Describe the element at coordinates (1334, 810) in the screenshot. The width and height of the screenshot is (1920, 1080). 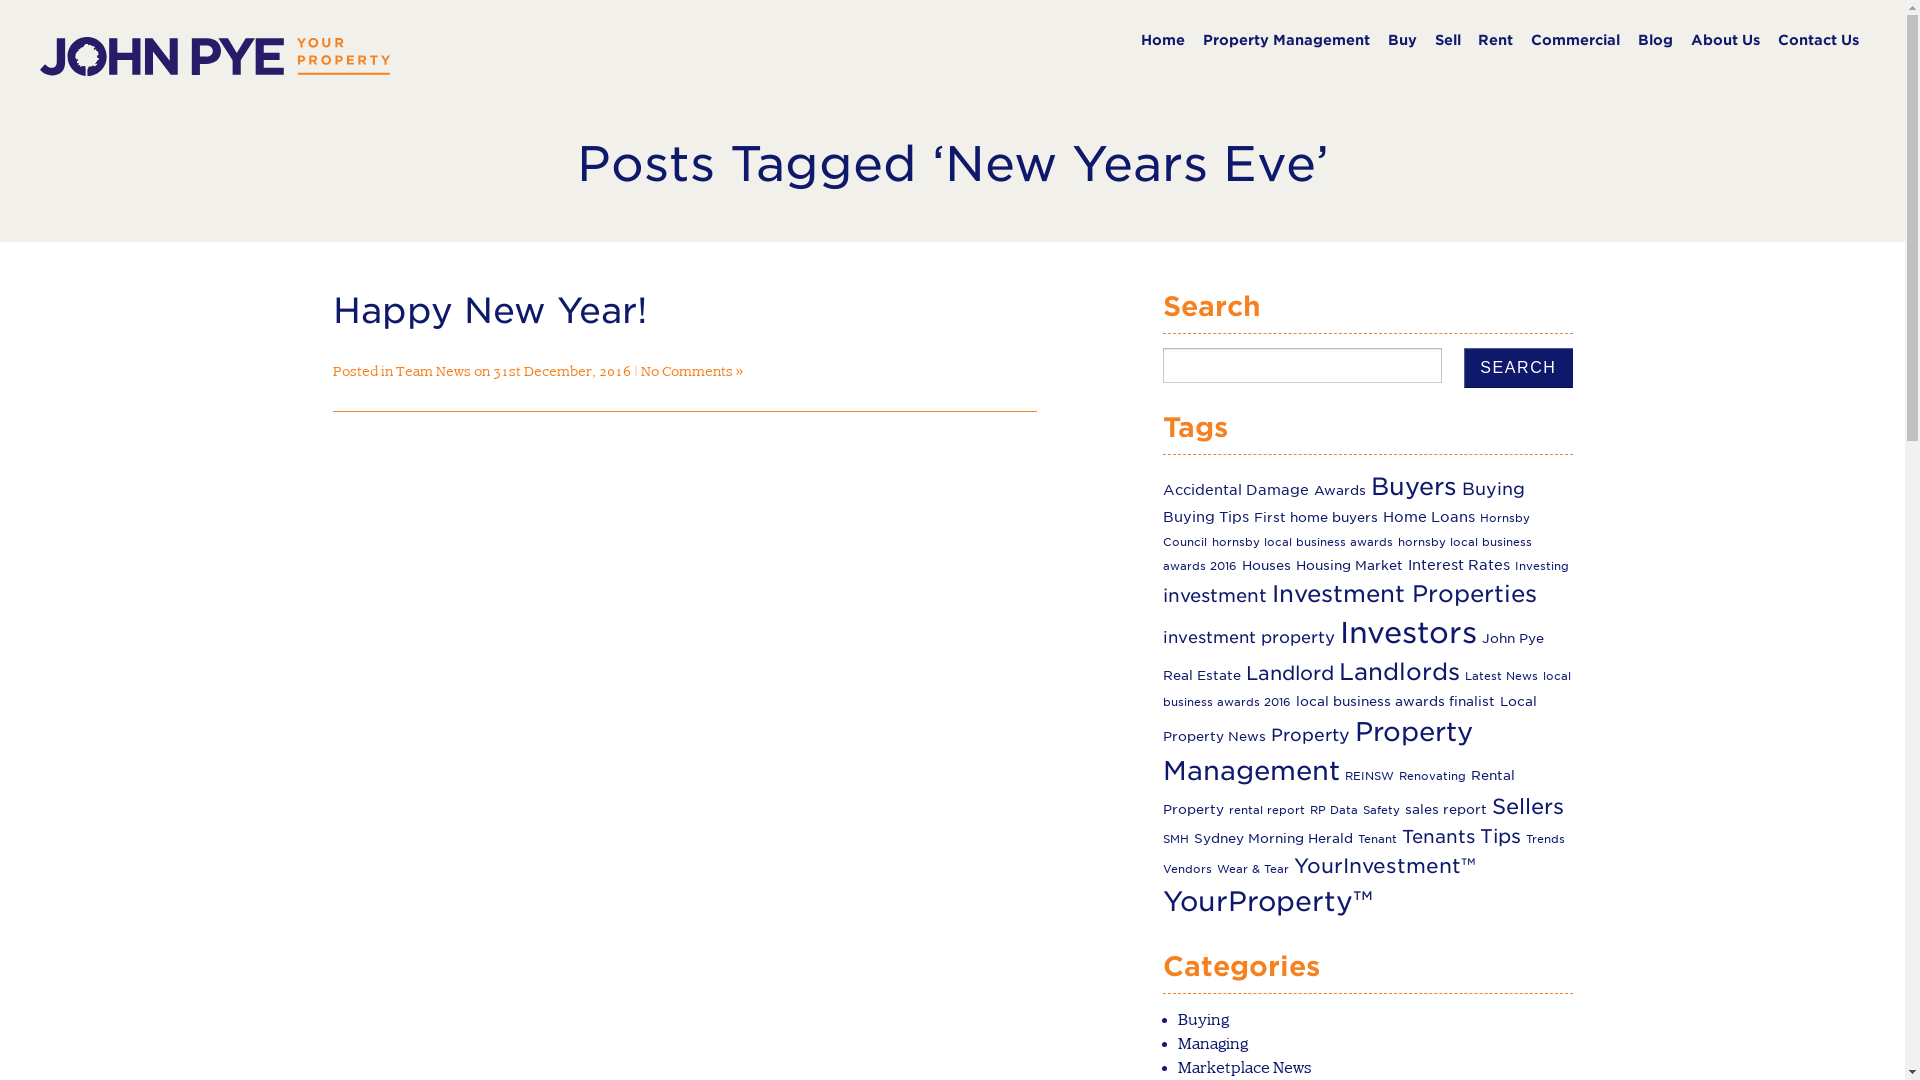
I see `'RP Data'` at that location.